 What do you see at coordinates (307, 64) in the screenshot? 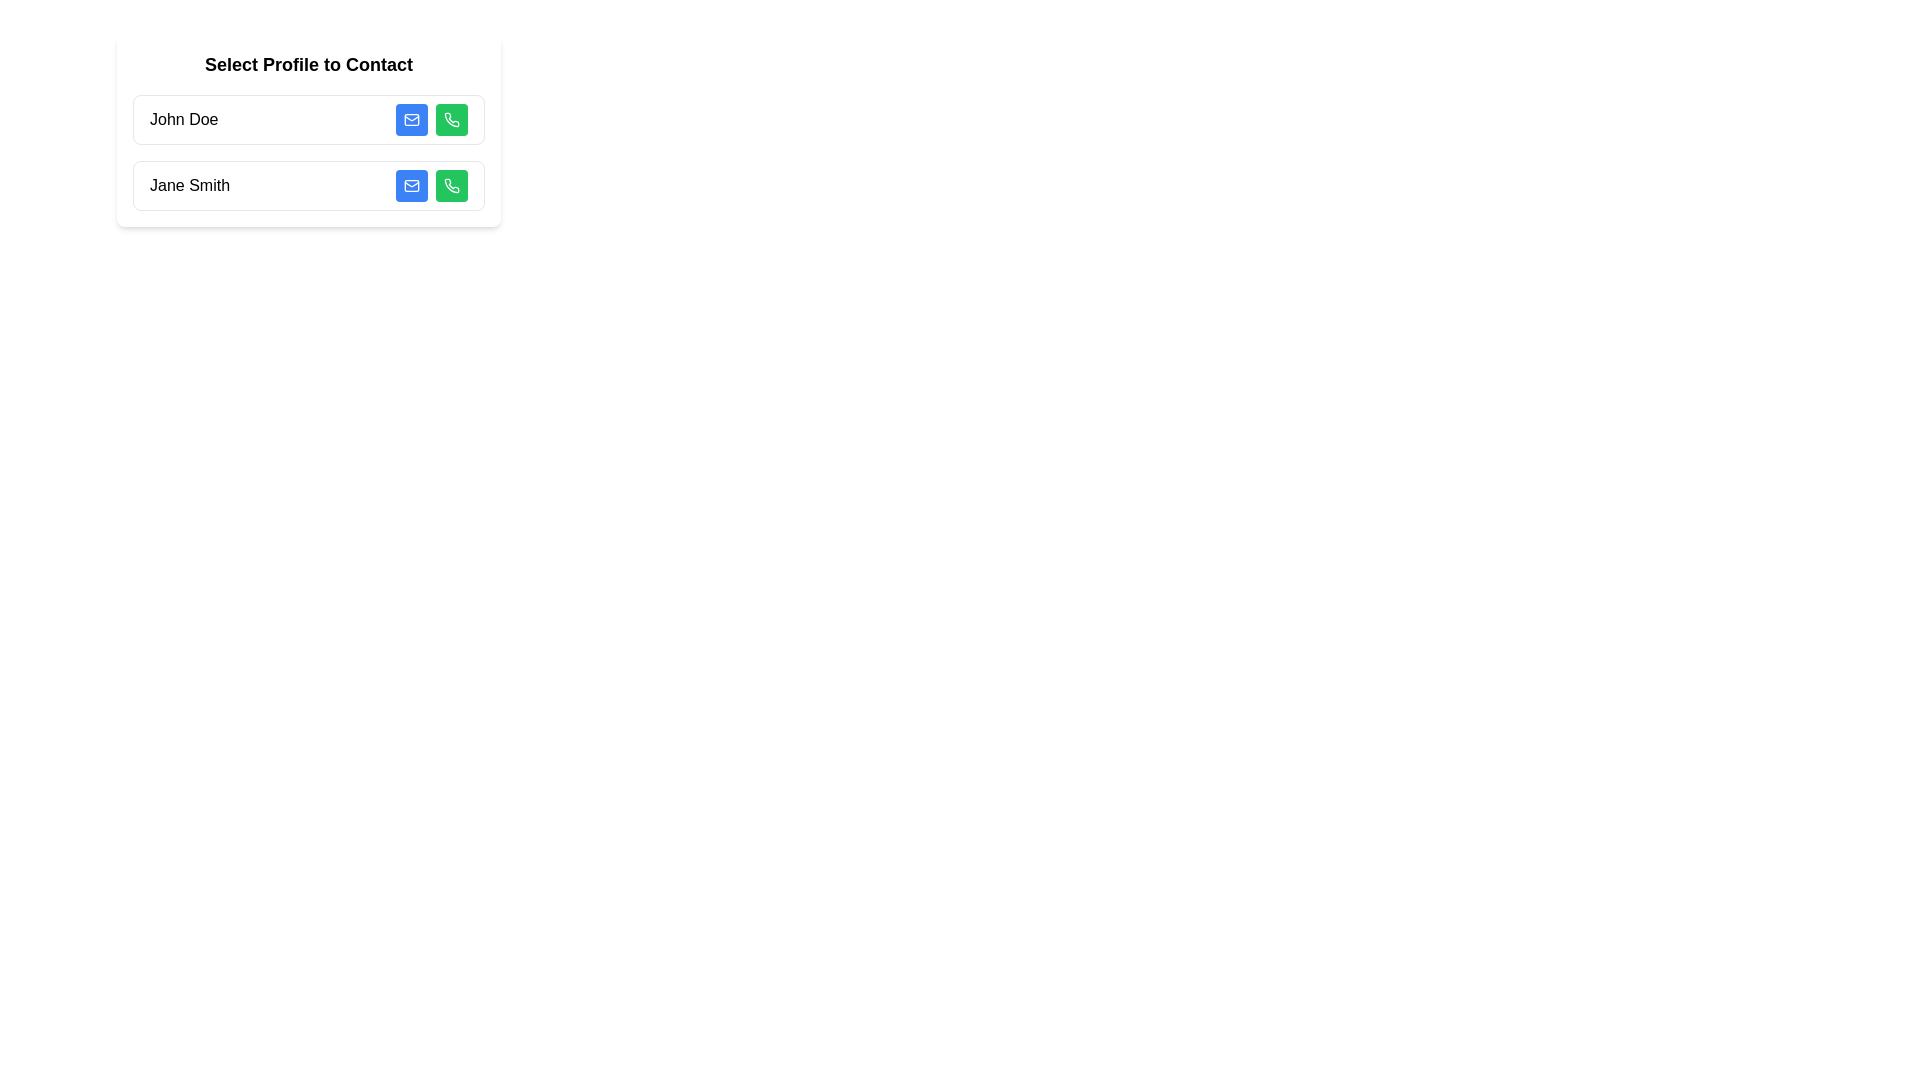
I see `the text label that serves as the header for the profile selection section, indicating the purpose of the interface below` at bounding box center [307, 64].